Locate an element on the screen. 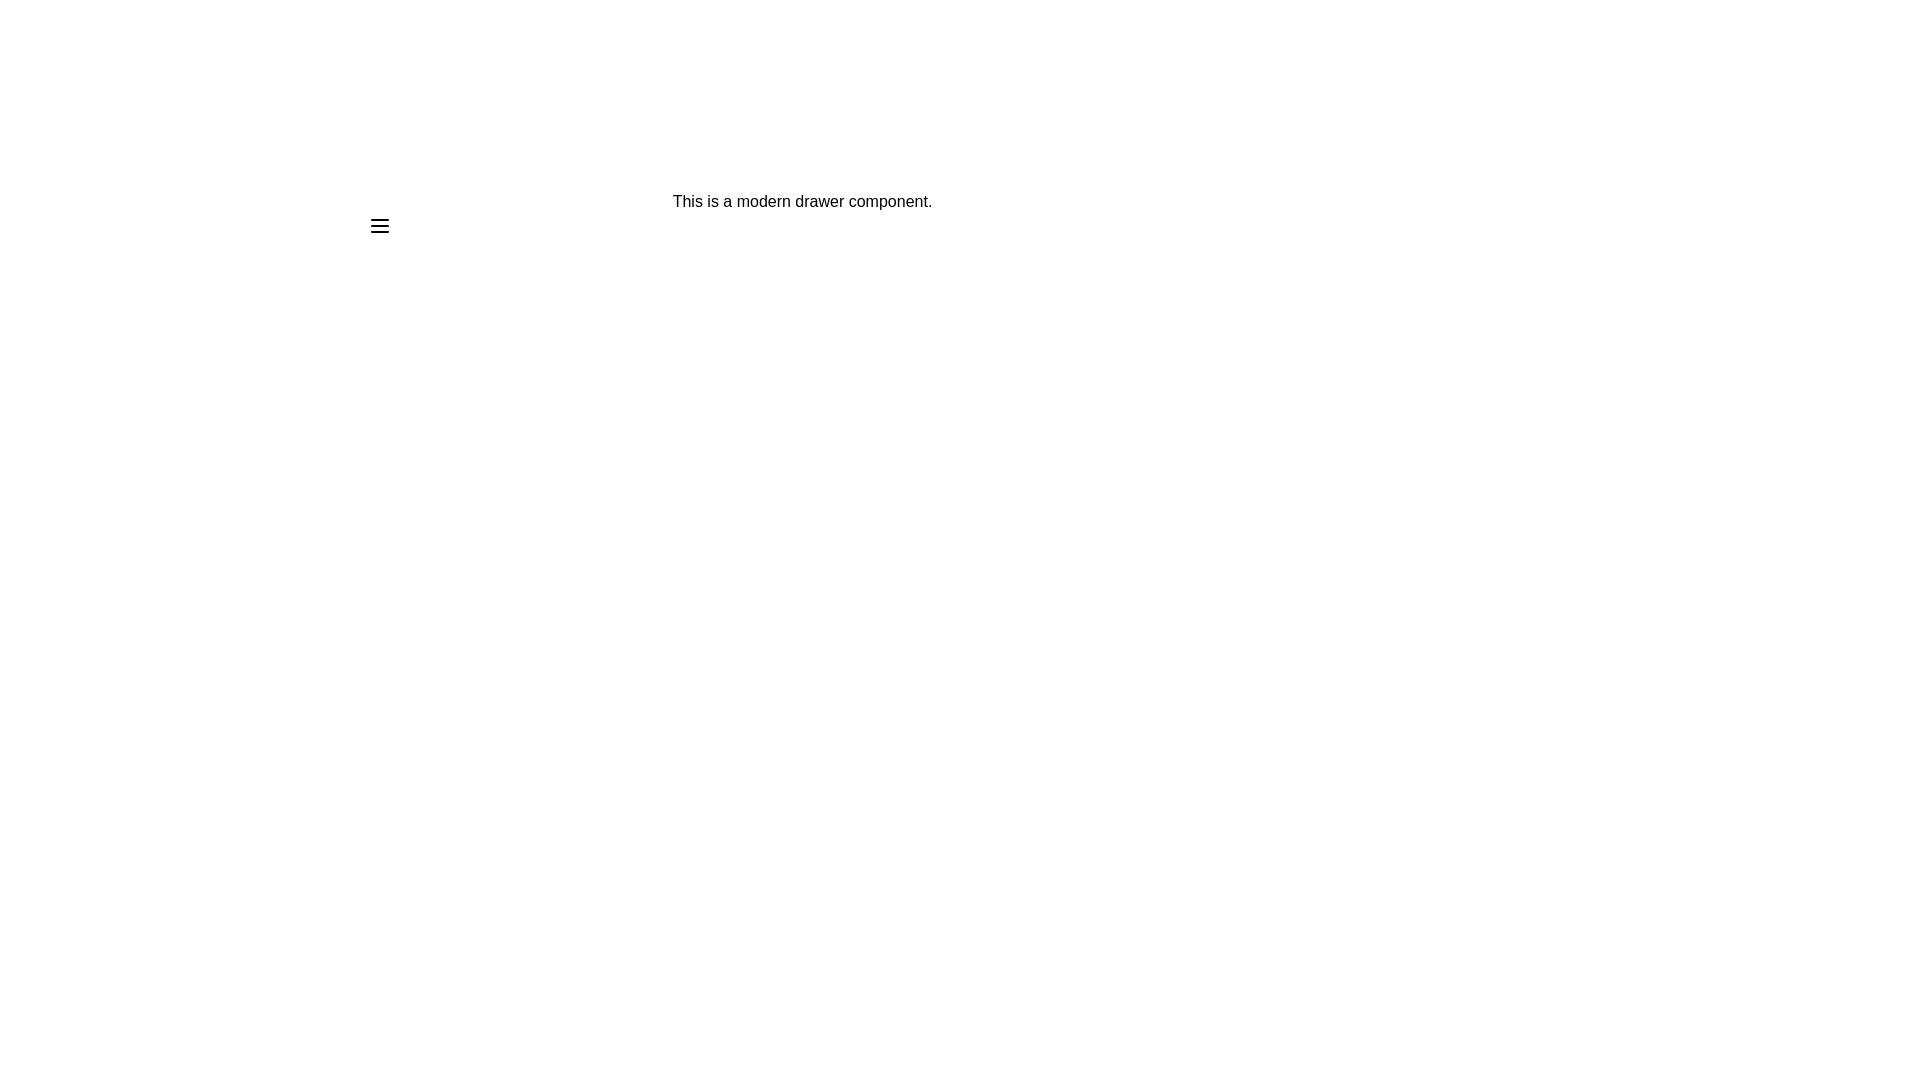 The height and width of the screenshot is (1080, 1920). the descriptive text by dragging the cursor over it is located at coordinates (368, 189).